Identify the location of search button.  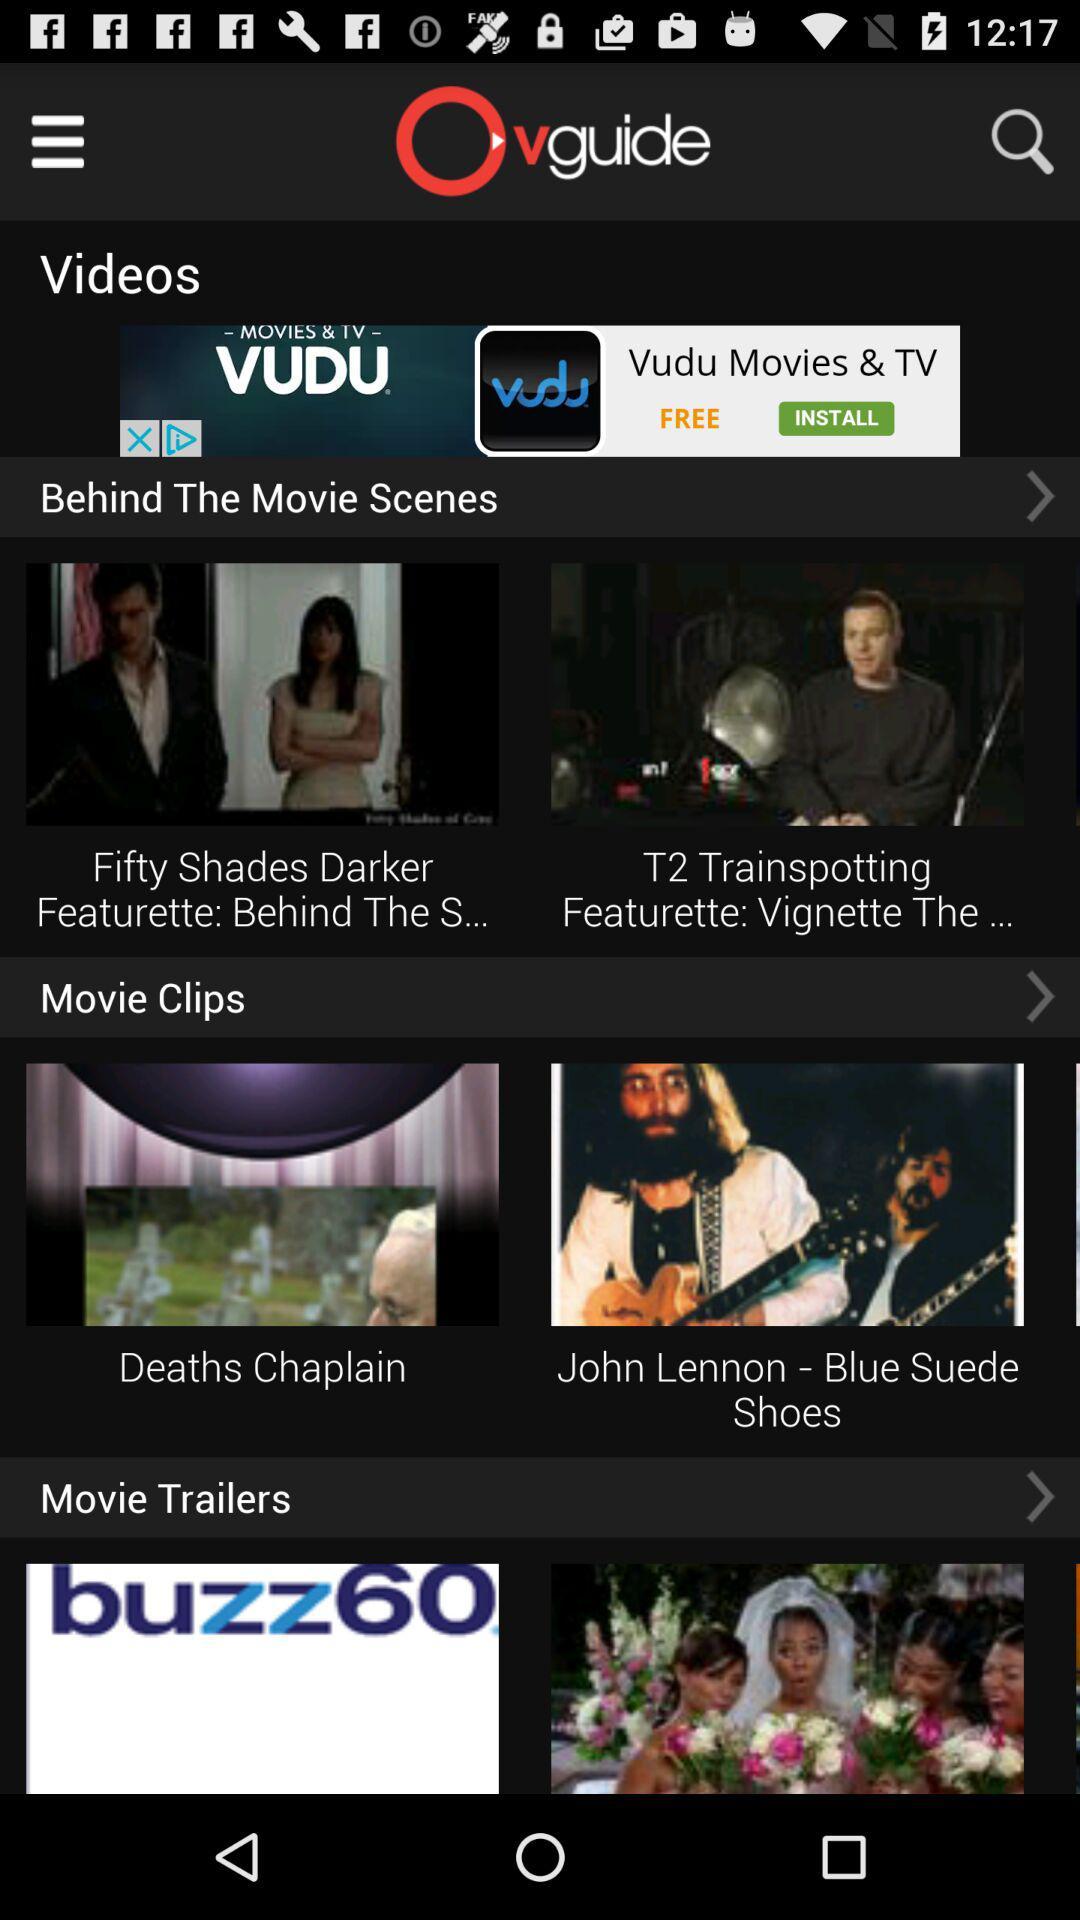
(1035, 140).